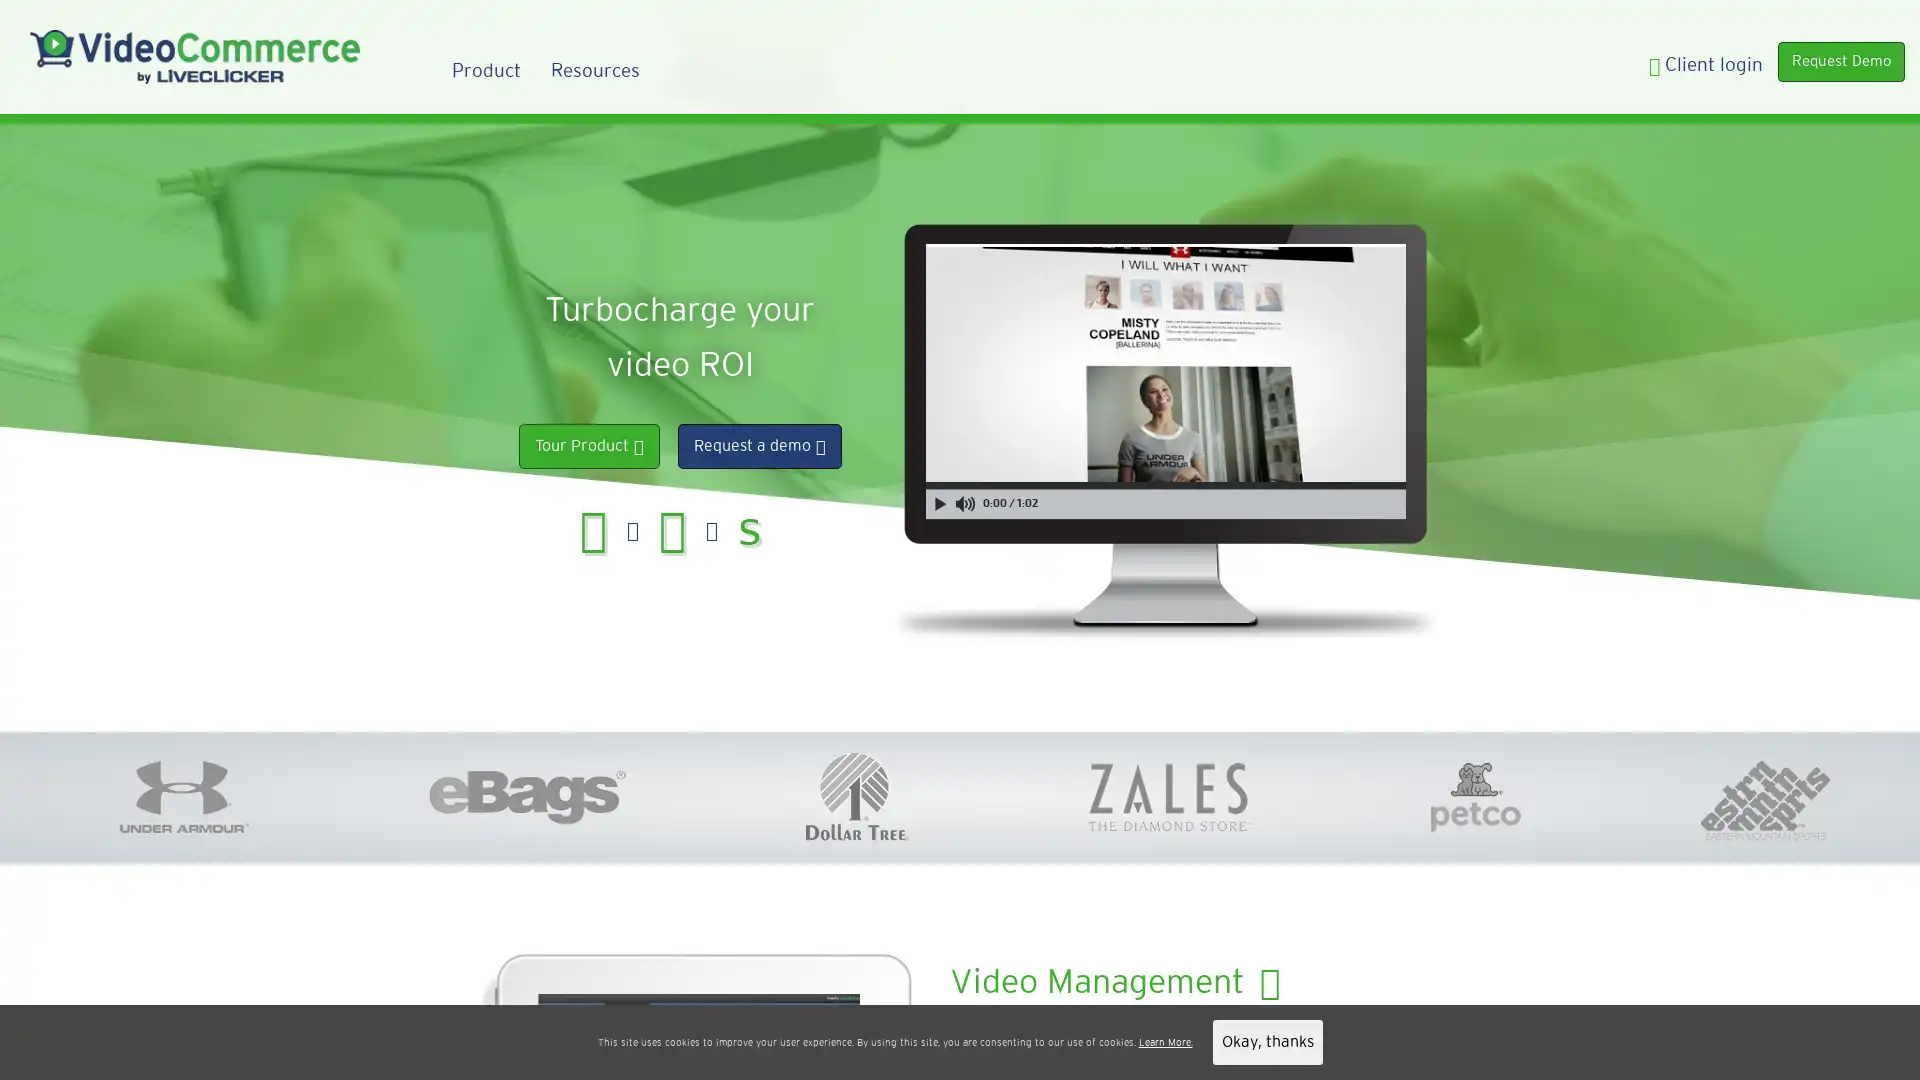  What do you see at coordinates (1012, 1041) in the screenshot?
I see `Our clients Liveclicker` at bounding box center [1012, 1041].